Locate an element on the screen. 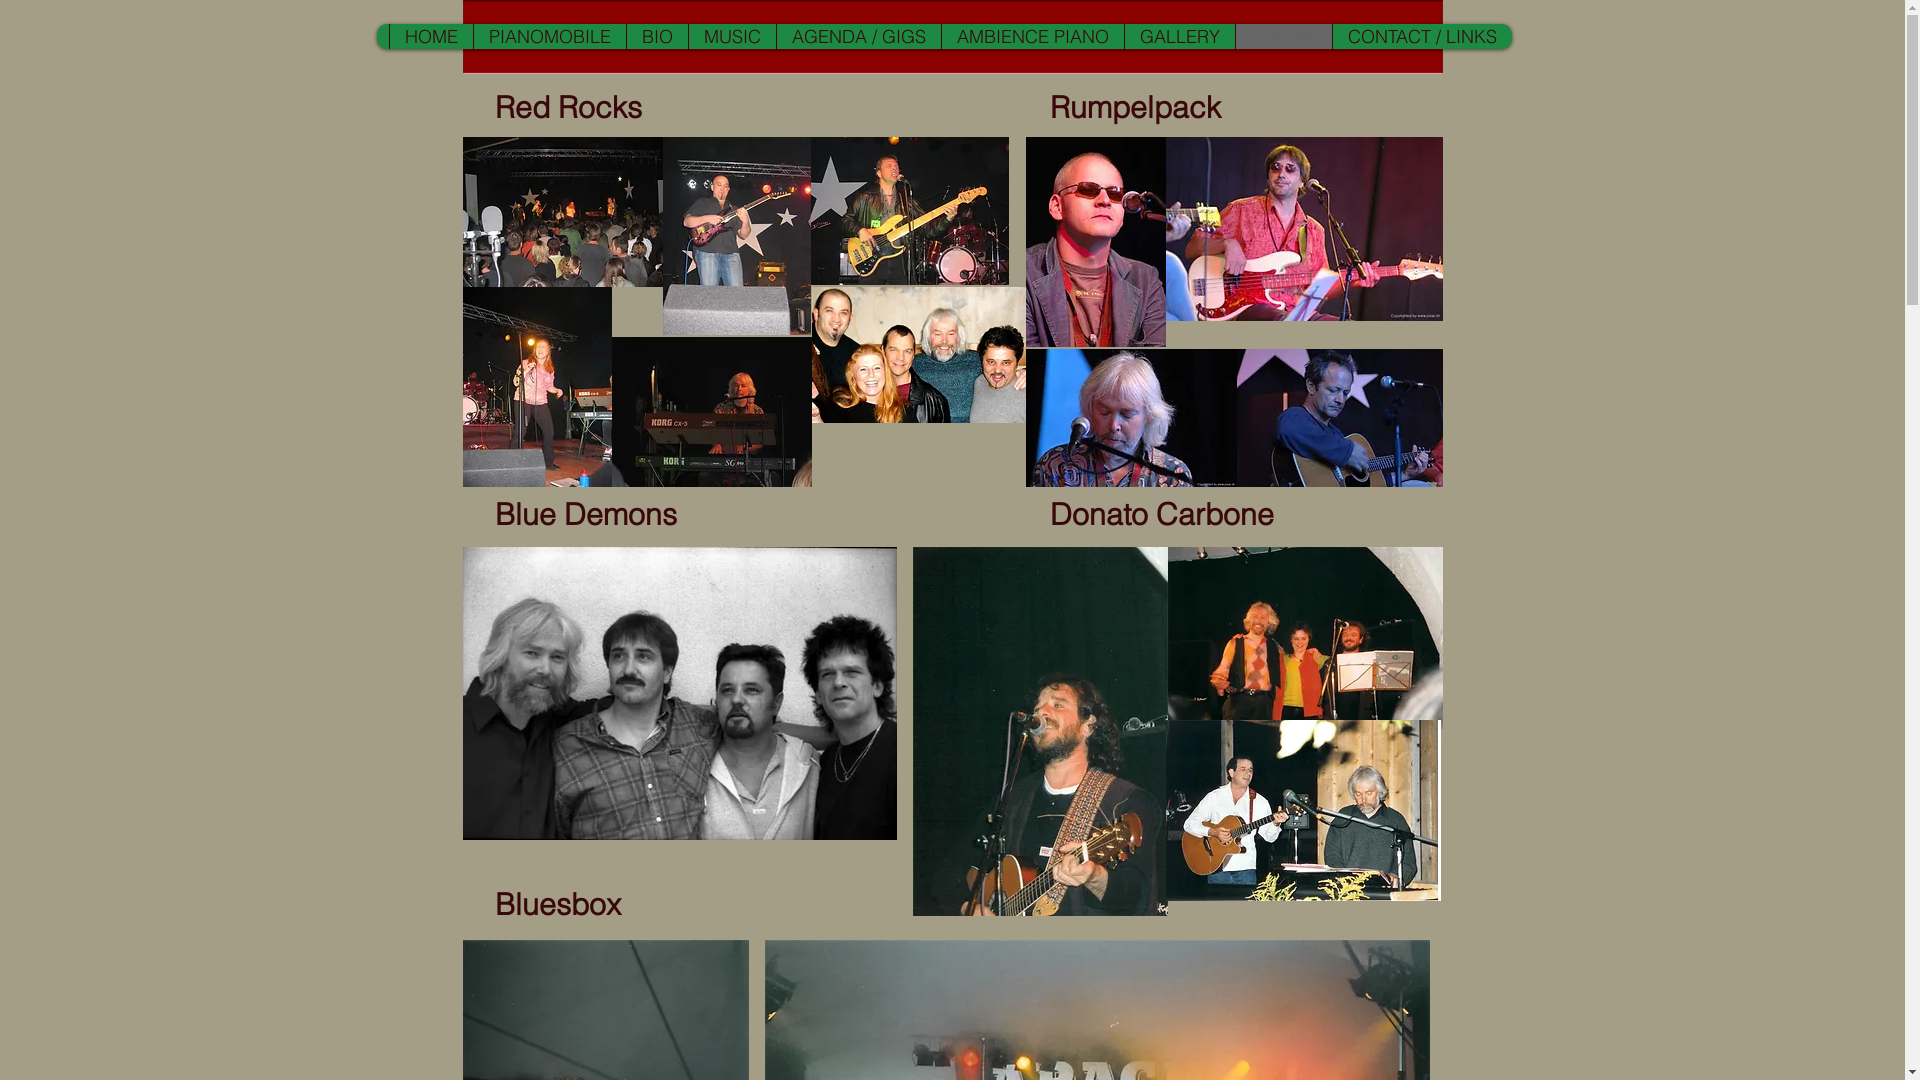  'BIO' is located at coordinates (657, 36).